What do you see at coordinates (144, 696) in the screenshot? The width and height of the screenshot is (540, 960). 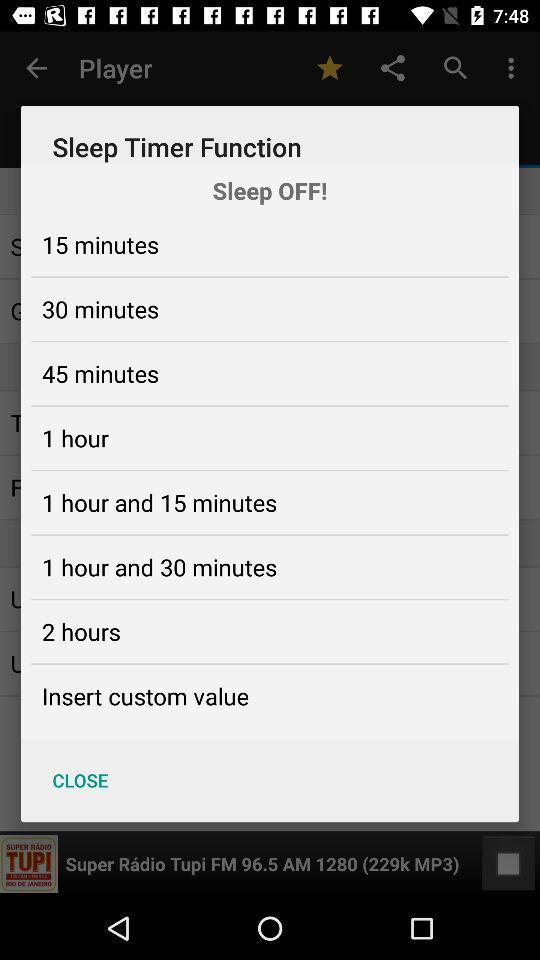 I see `insert custom value icon` at bounding box center [144, 696].